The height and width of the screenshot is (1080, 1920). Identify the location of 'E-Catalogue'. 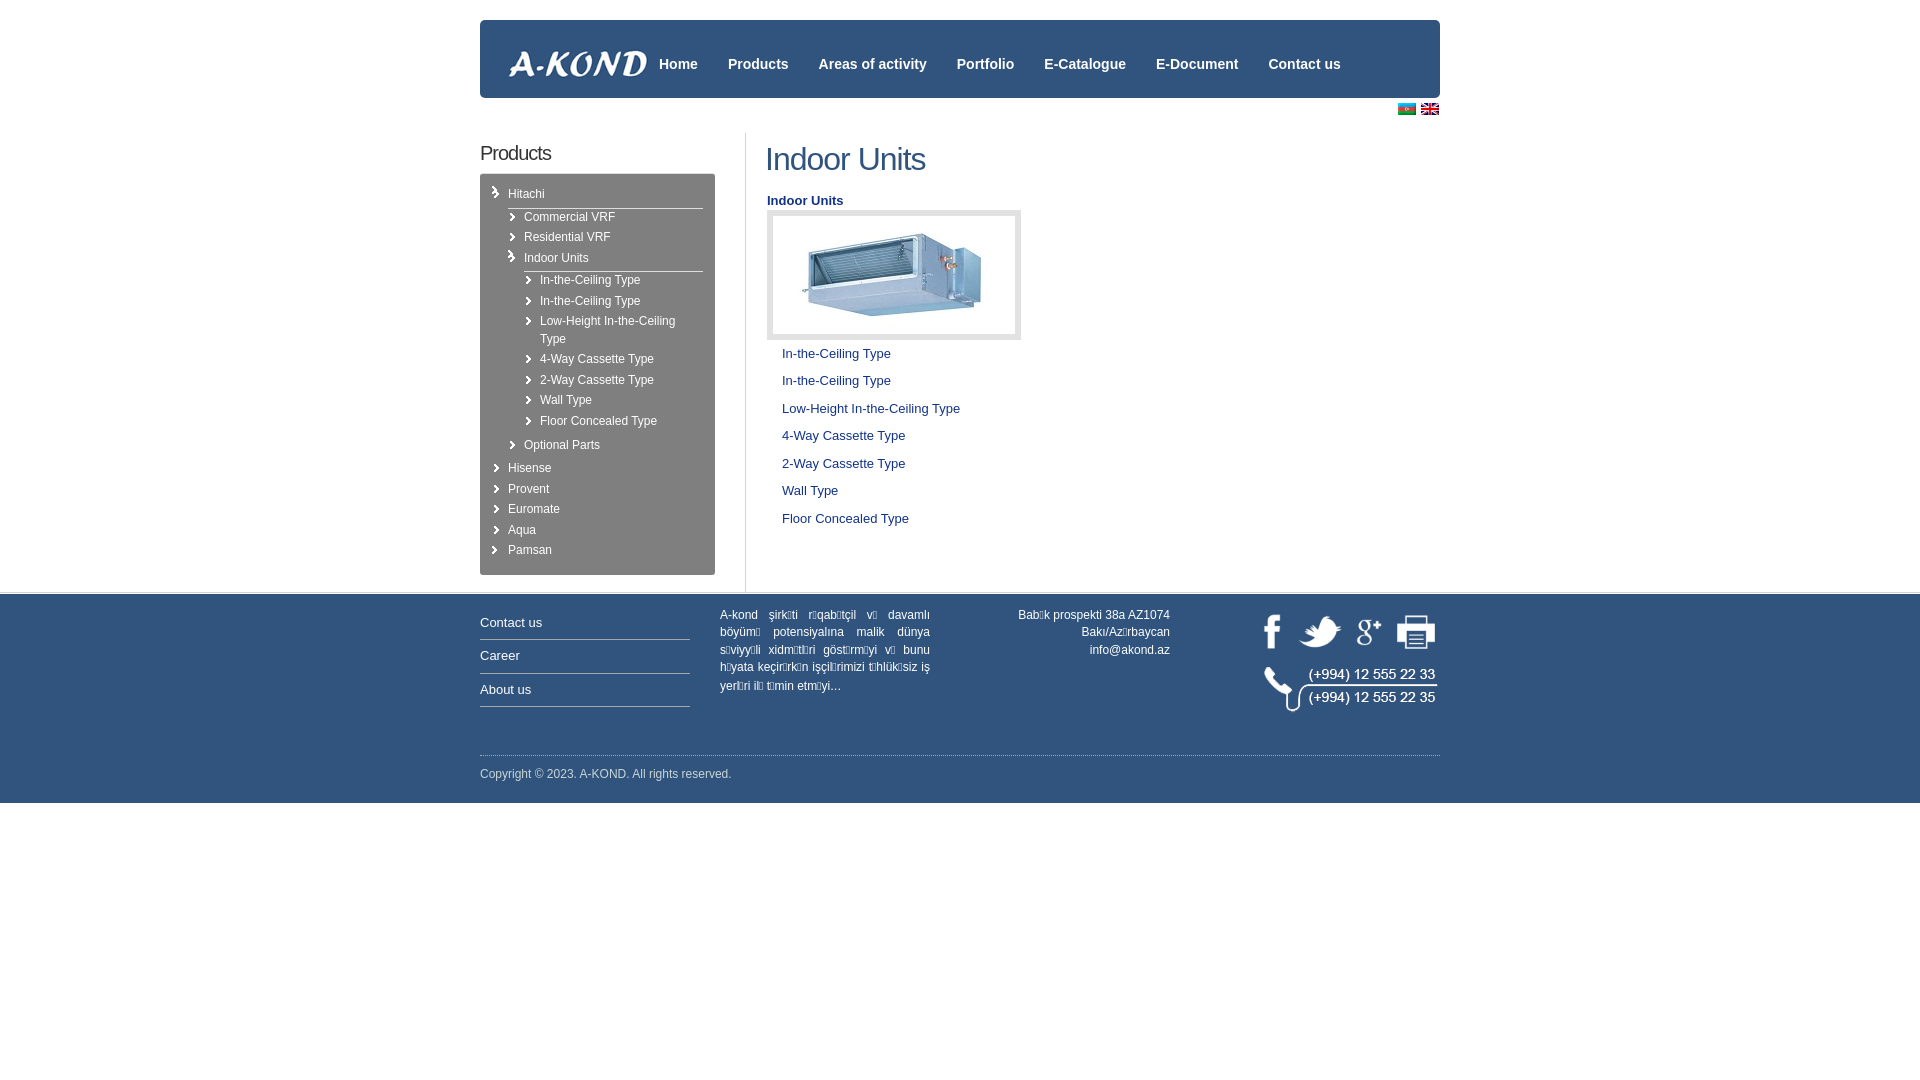
(1083, 45).